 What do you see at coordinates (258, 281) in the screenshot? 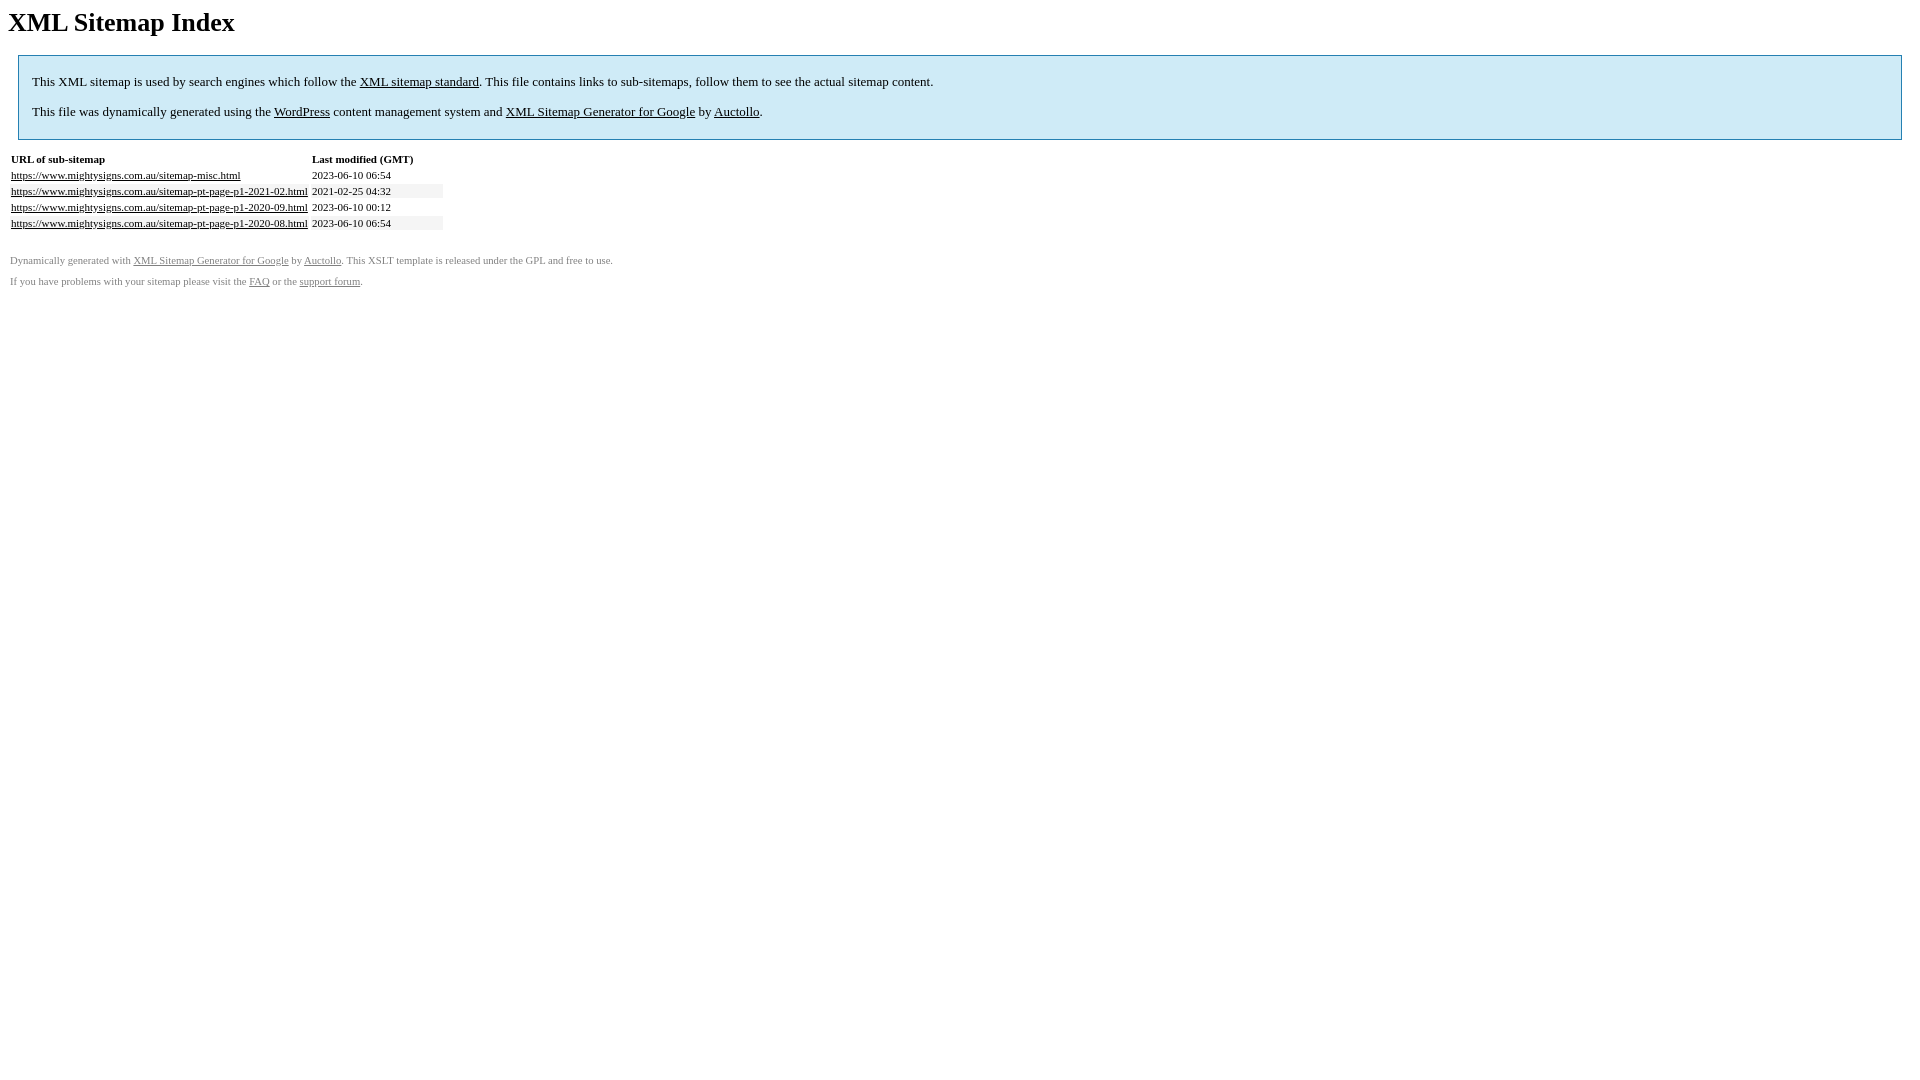
I see `'FAQ'` at bounding box center [258, 281].